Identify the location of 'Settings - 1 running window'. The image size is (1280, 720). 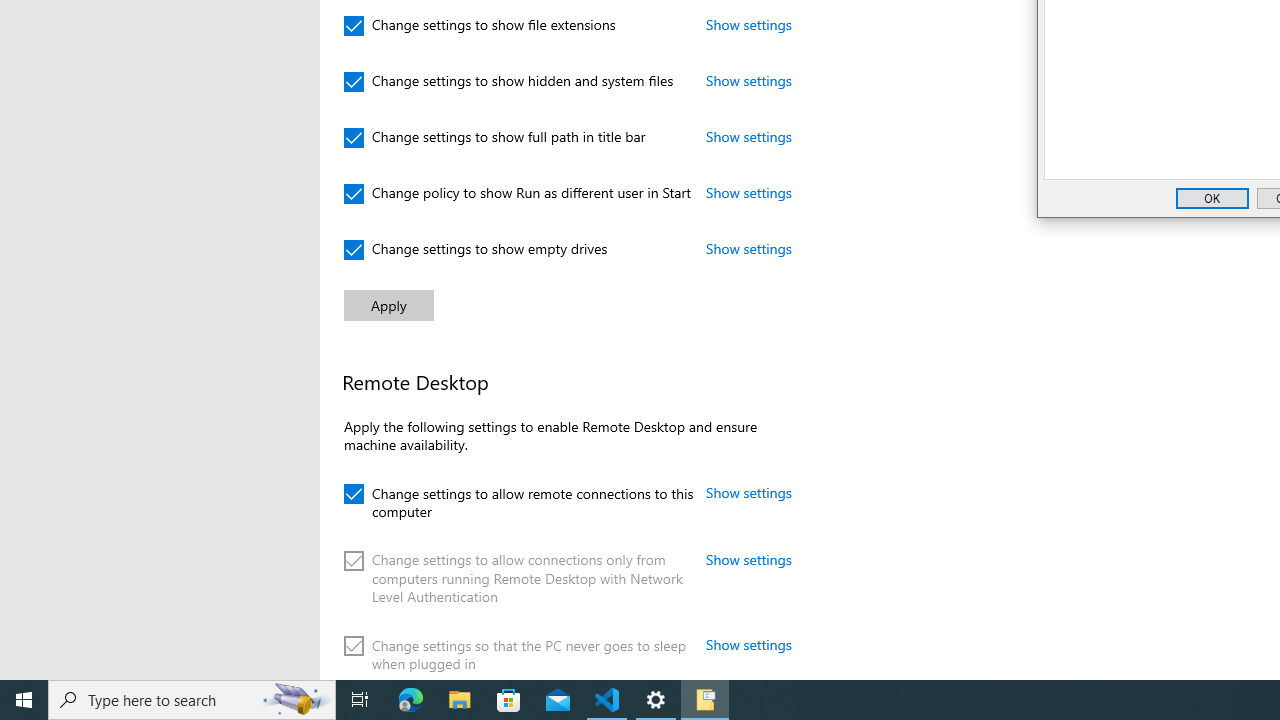
(656, 698).